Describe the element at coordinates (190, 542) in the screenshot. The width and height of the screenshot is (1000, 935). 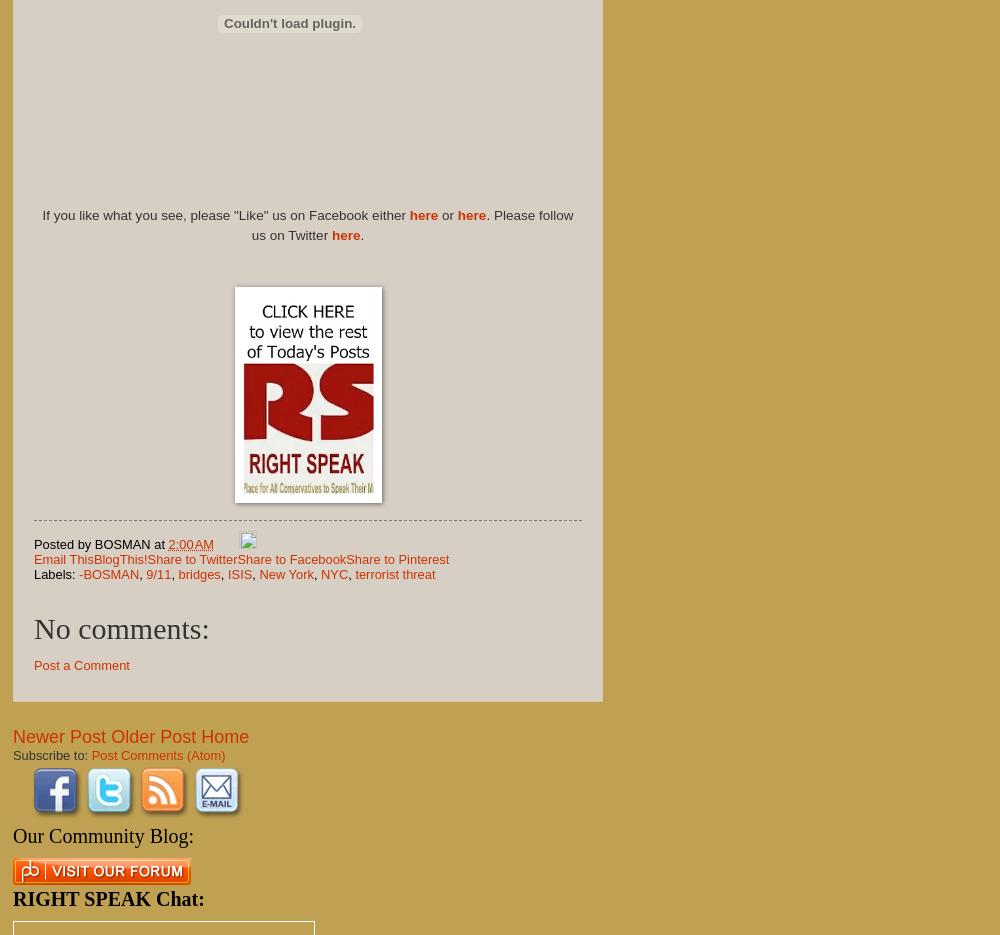
I see `'2:00 AM'` at that location.